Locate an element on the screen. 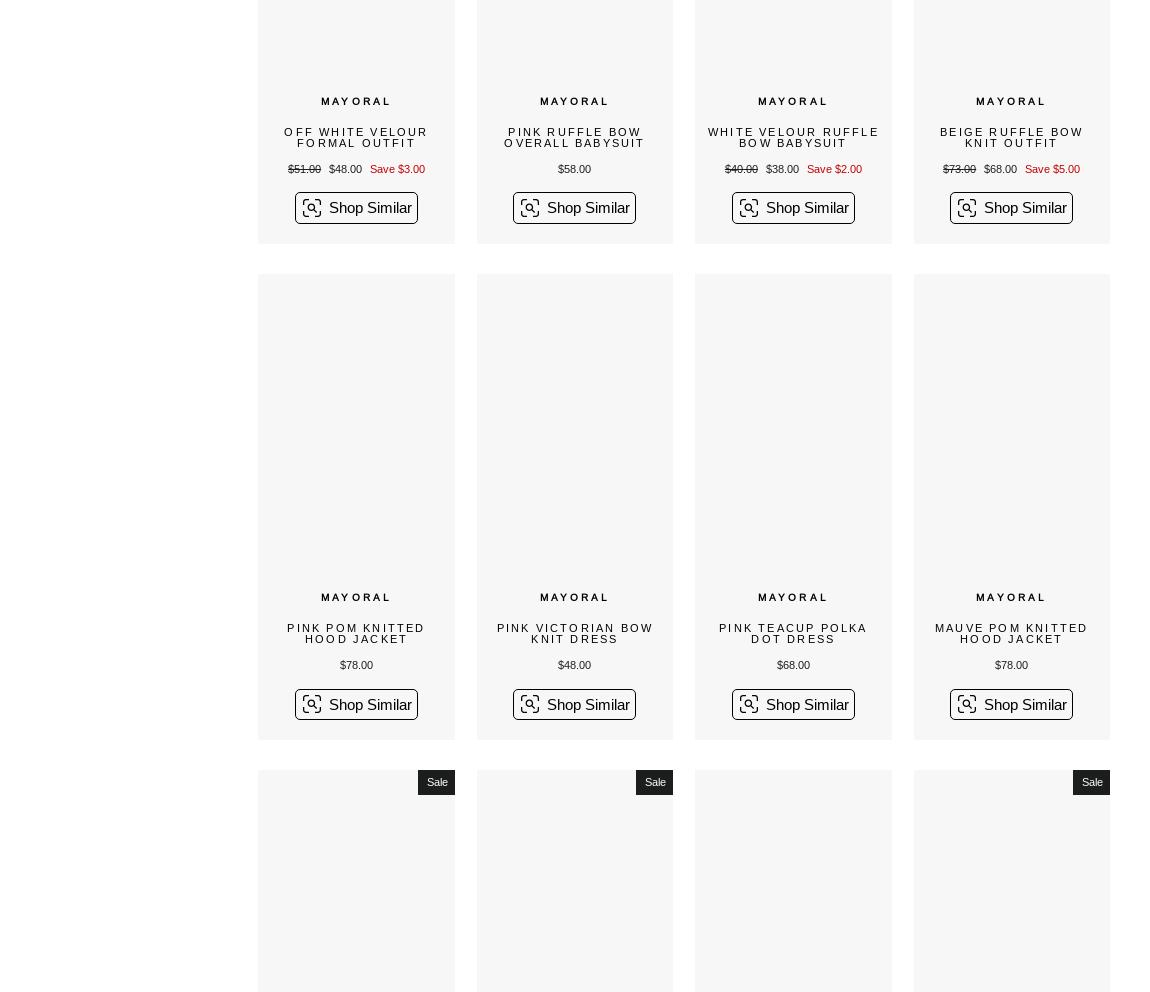 This screenshot has height=992, width=1150. 'Pink Pom Knitted Hood Jacket' is located at coordinates (356, 633).